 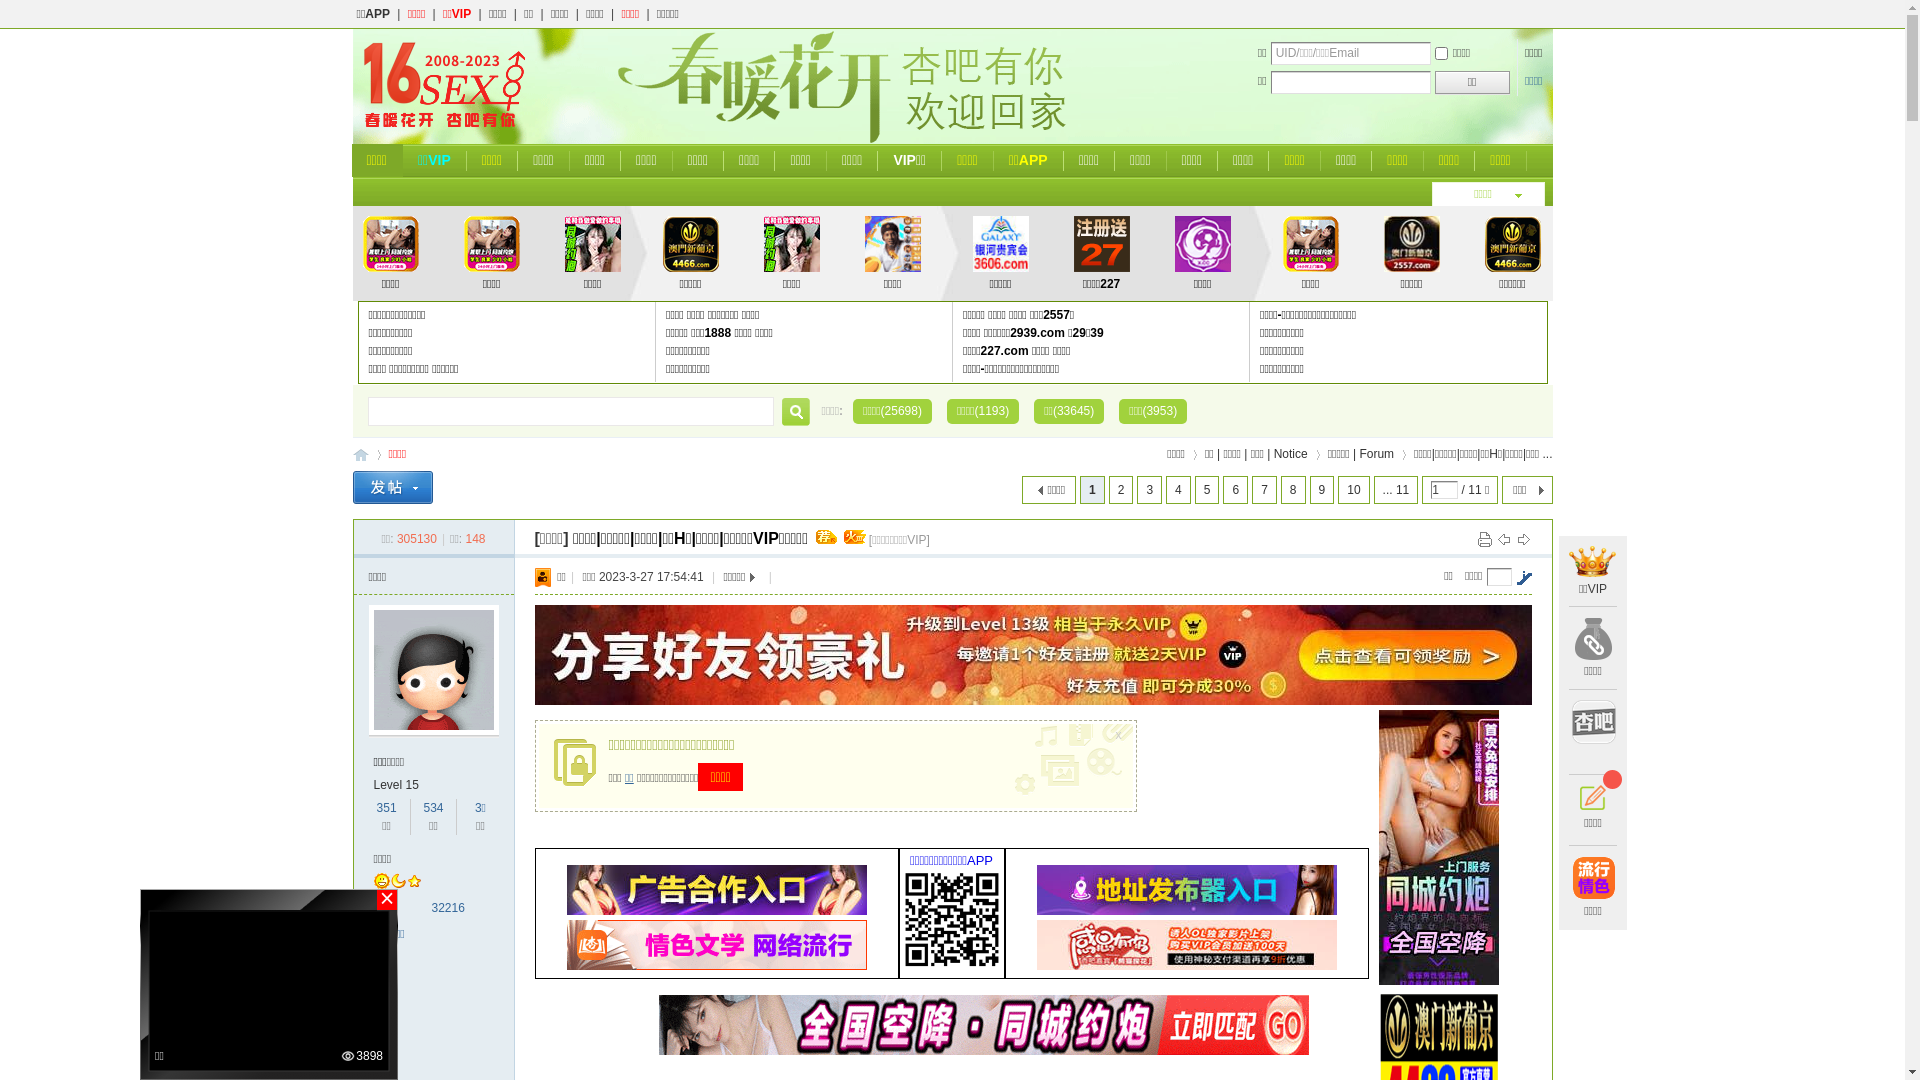 I want to click on '3', so click(x=1149, y=489).